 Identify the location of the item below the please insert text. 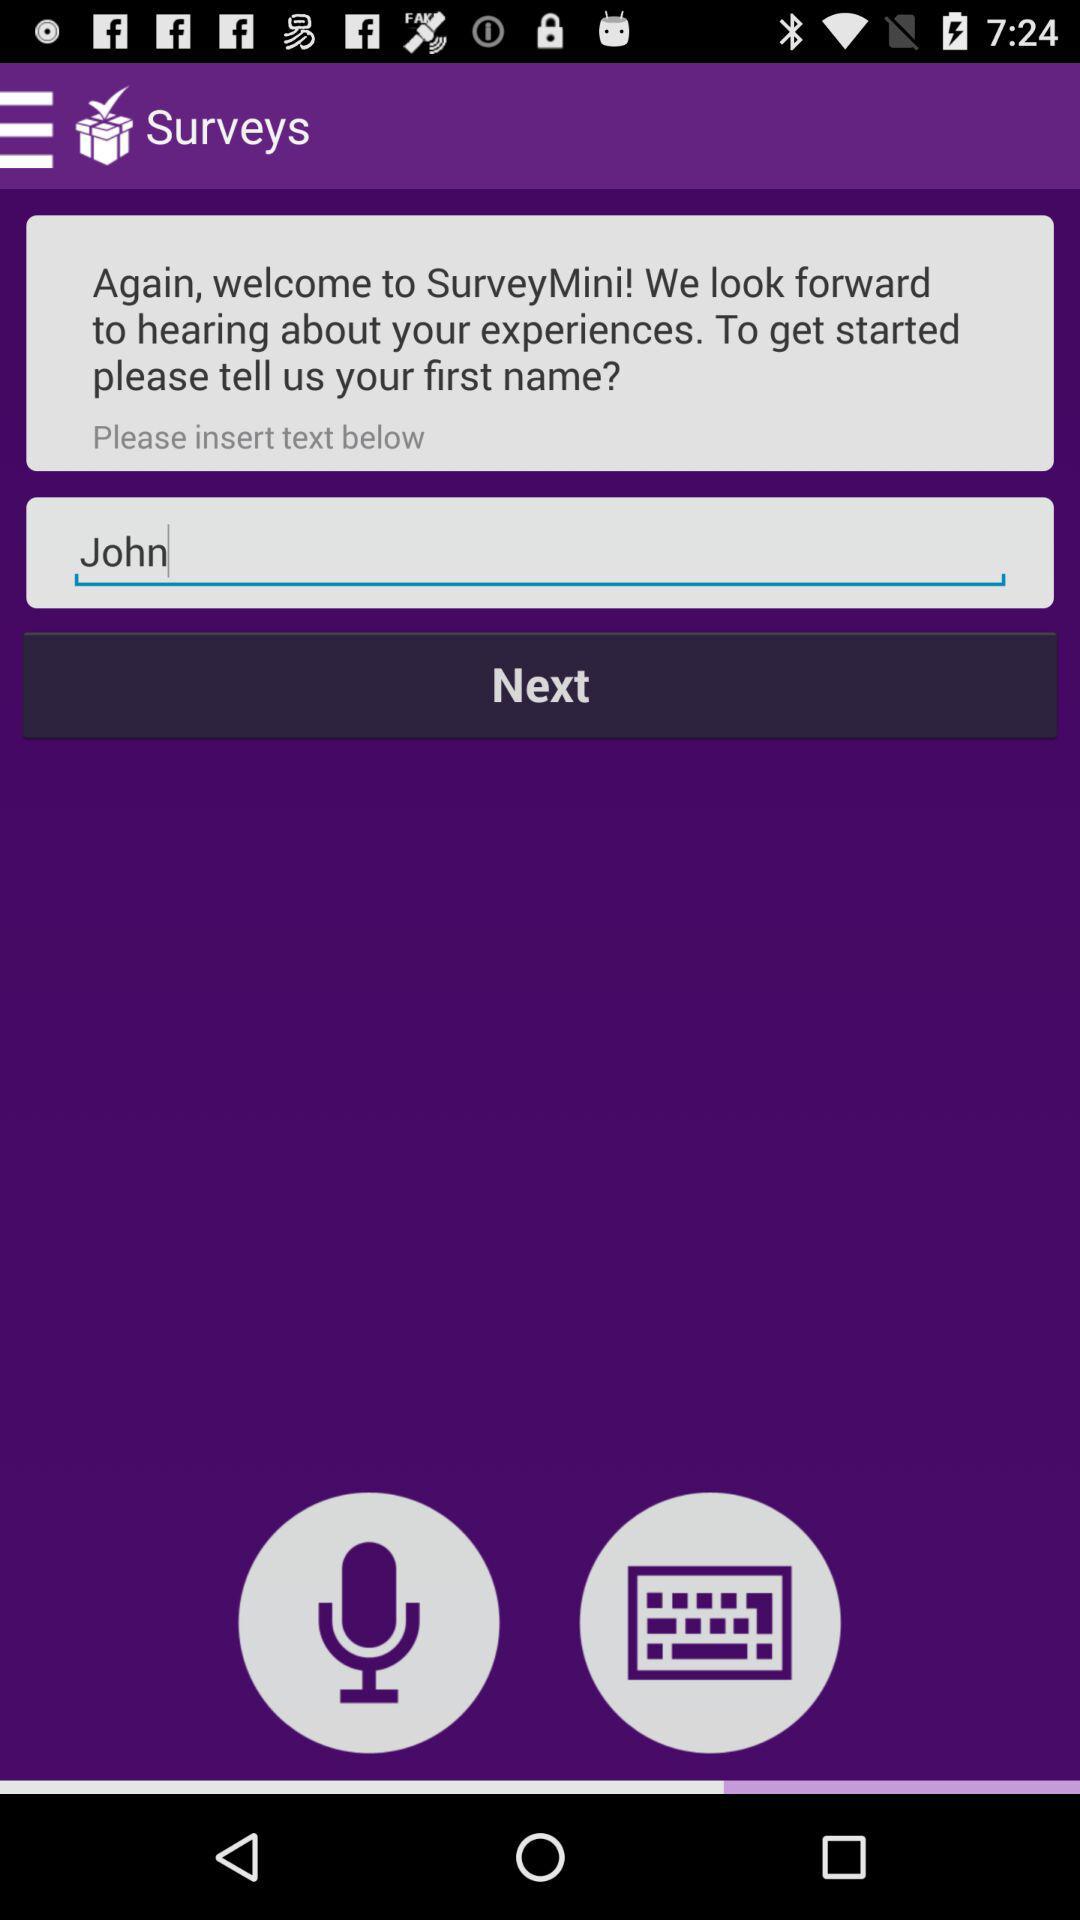
(540, 552).